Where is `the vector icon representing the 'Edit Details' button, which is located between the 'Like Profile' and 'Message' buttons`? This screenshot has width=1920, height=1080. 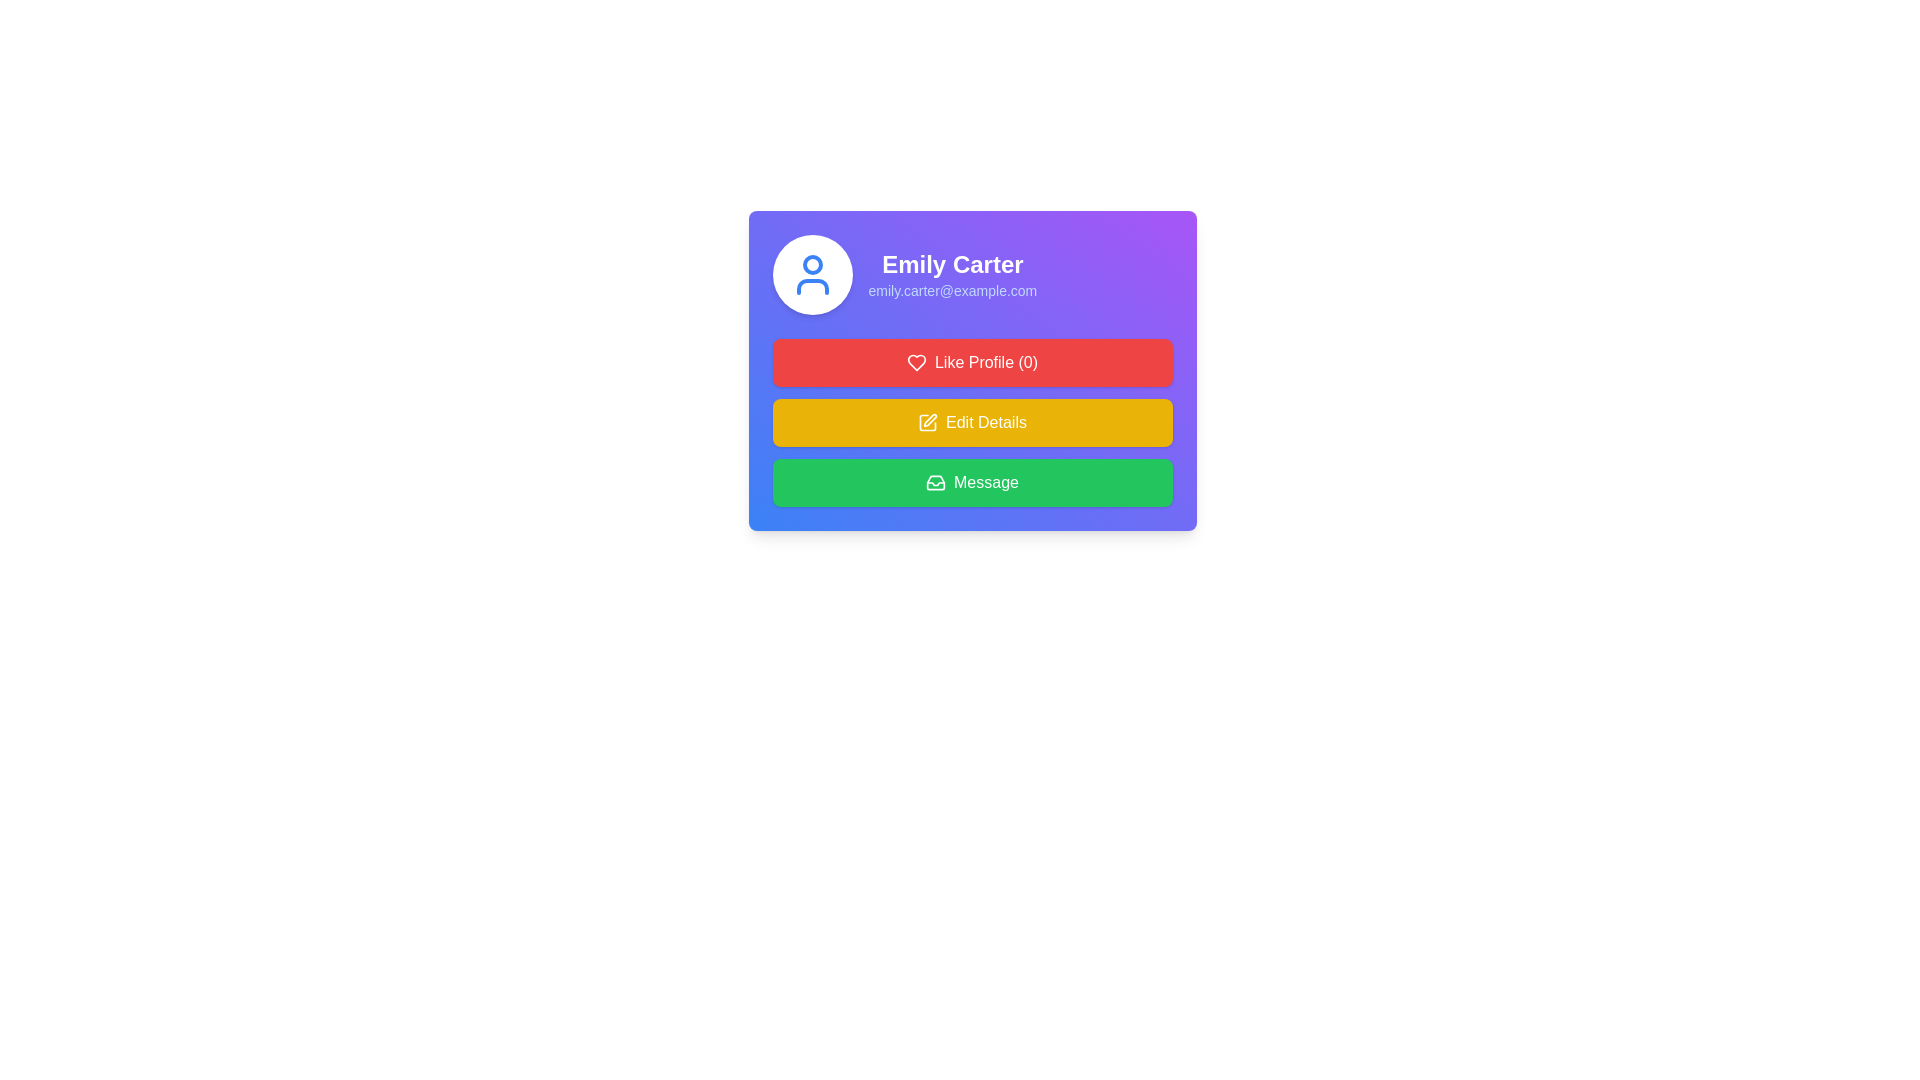 the vector icon representing the 'Edit Details' button, which is located between the 'Like Profile' and 'Message' buttons is located at coordinates (926, 422).